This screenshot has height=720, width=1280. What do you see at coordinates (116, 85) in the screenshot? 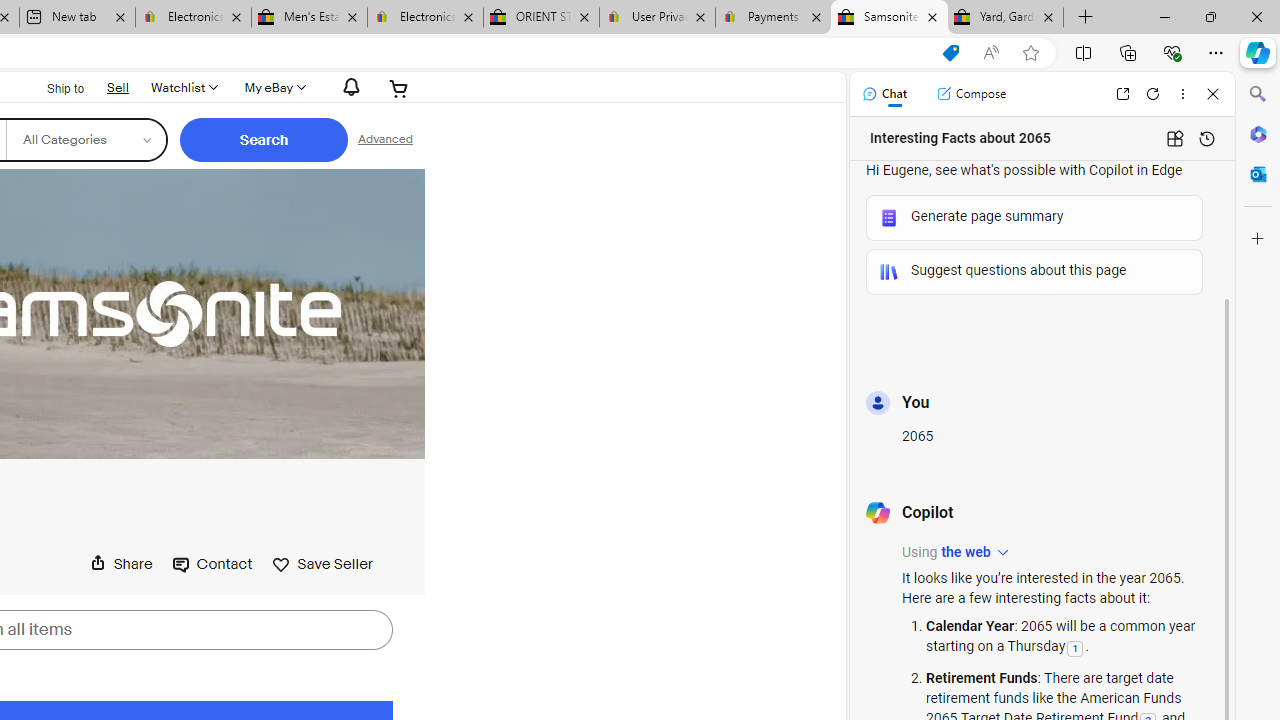
I see `'Sell'` at bounding box center [116, 85].